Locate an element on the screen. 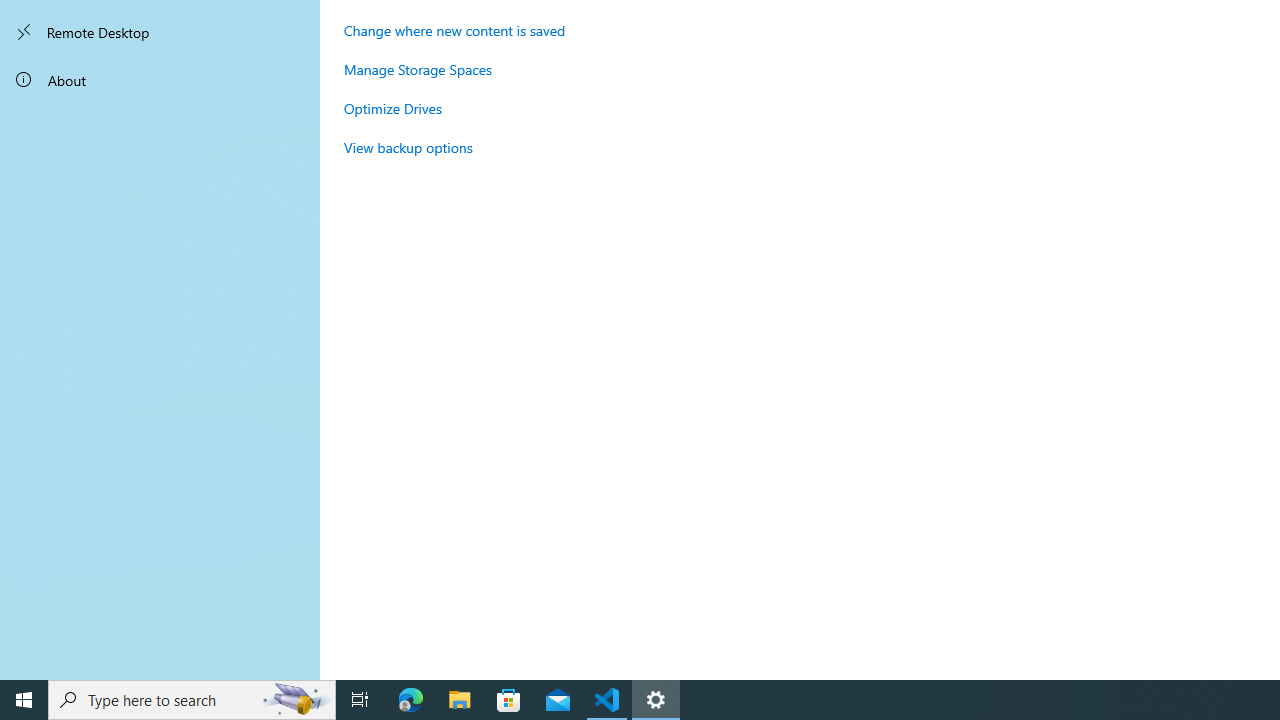  'View backup options' is located at coordinates (407, 146).